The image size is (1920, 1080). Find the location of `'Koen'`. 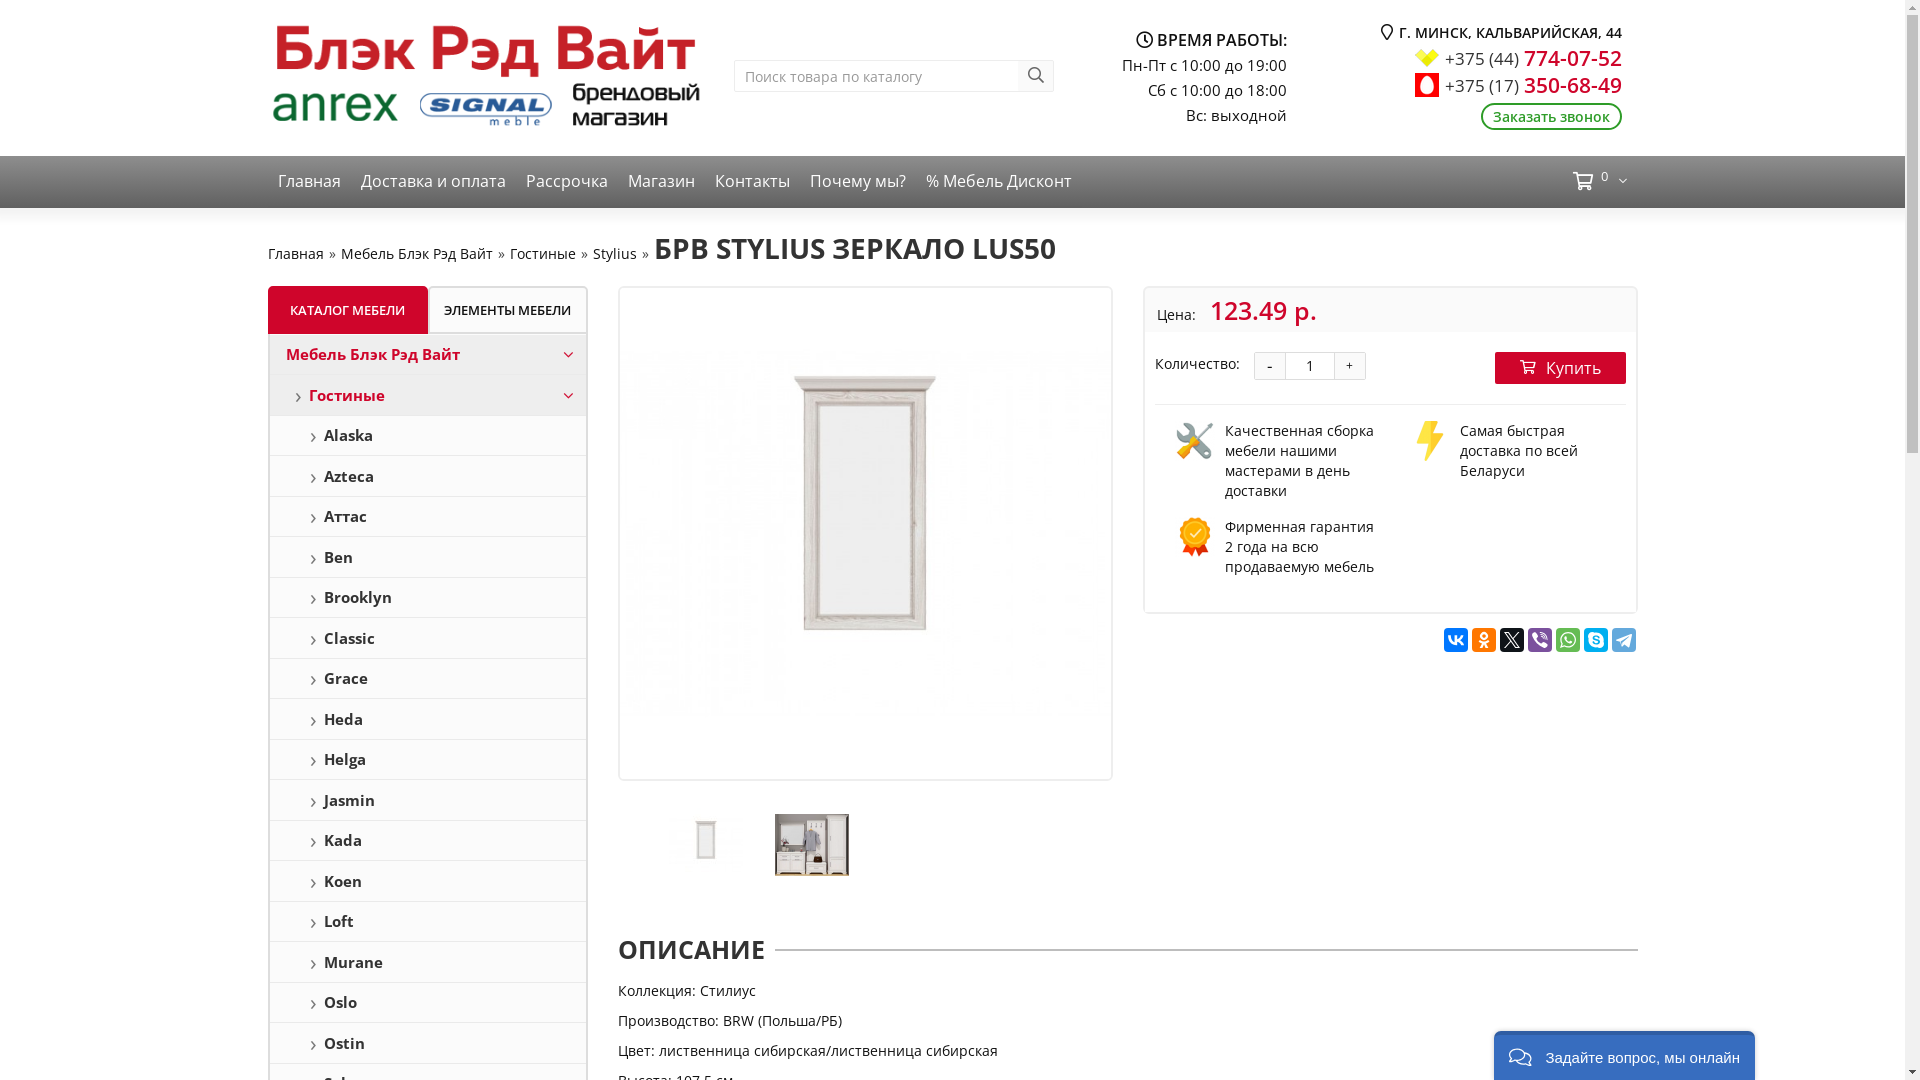

'Koen' is located at coordinates (426, 879).